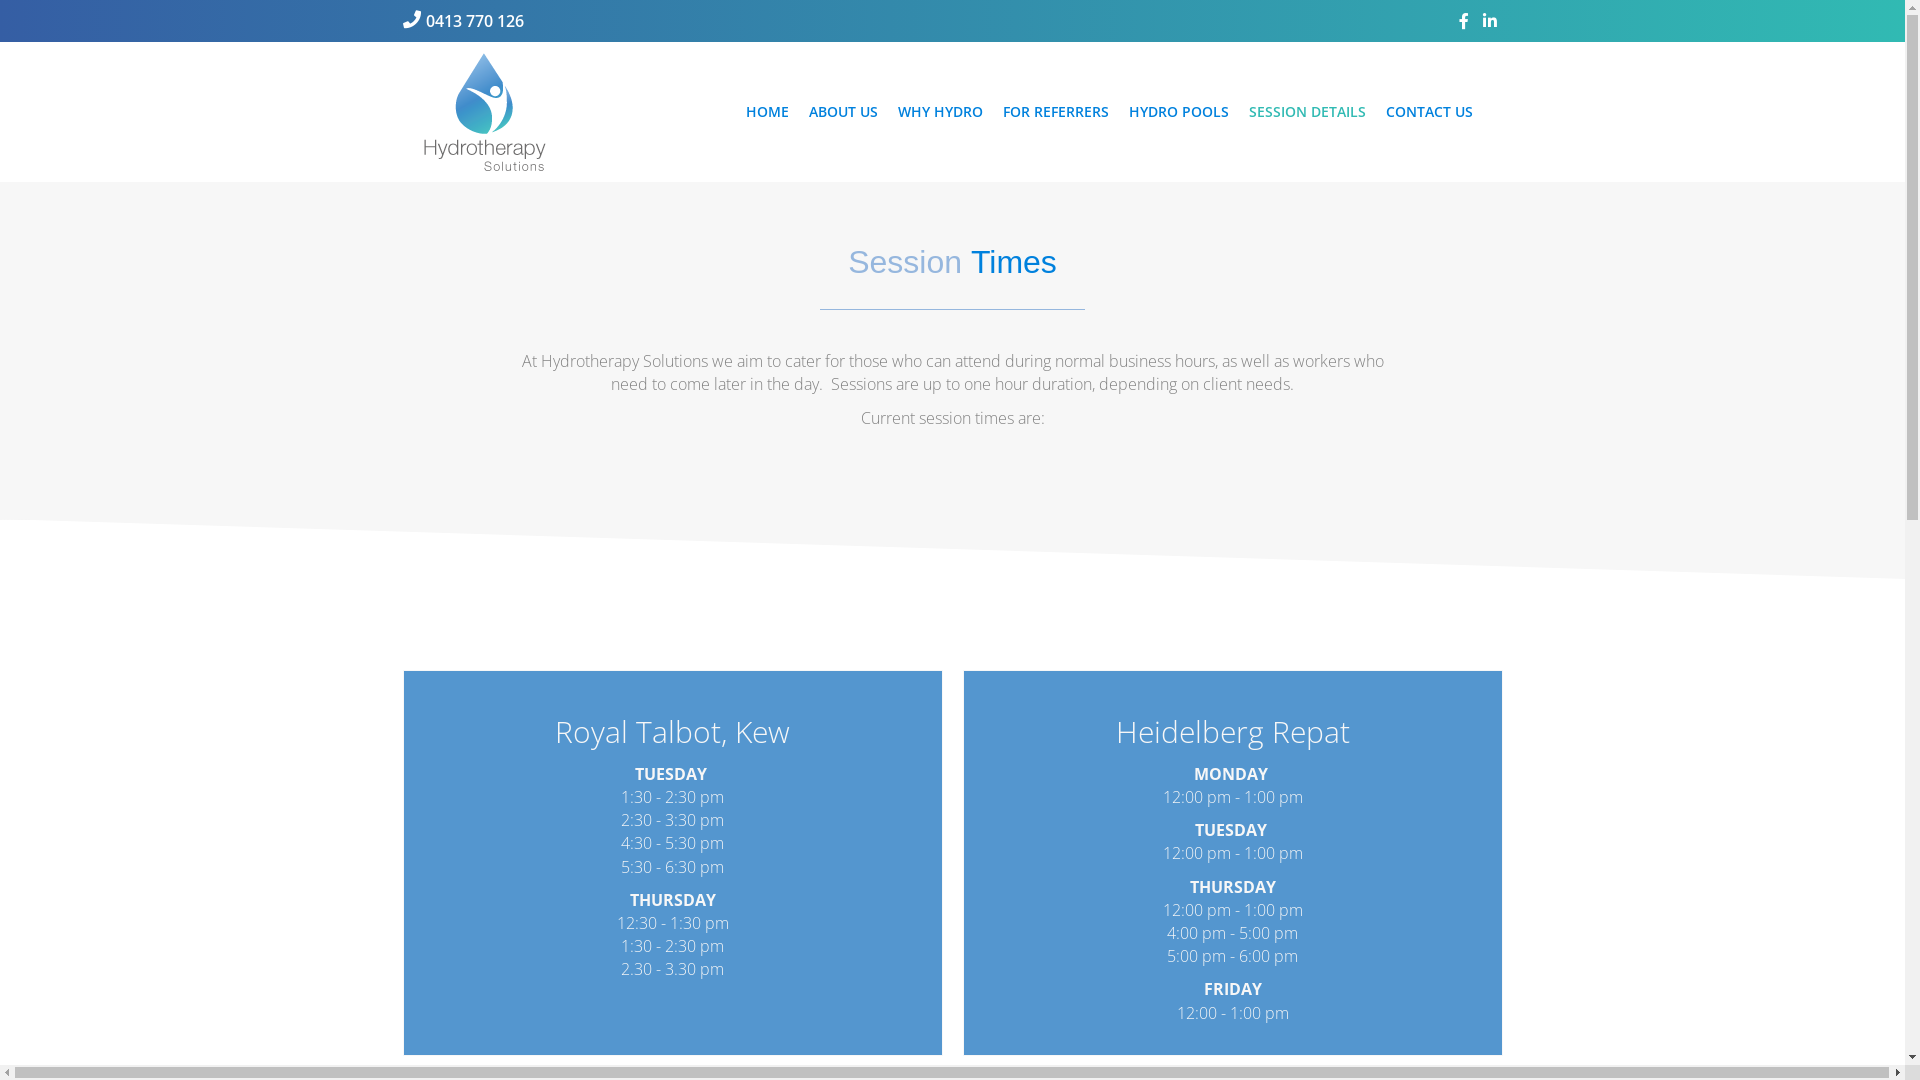 This screenshot has height=1080, width=1920. I want to click on 'FOR REFERRERS', so click(1054, 111).